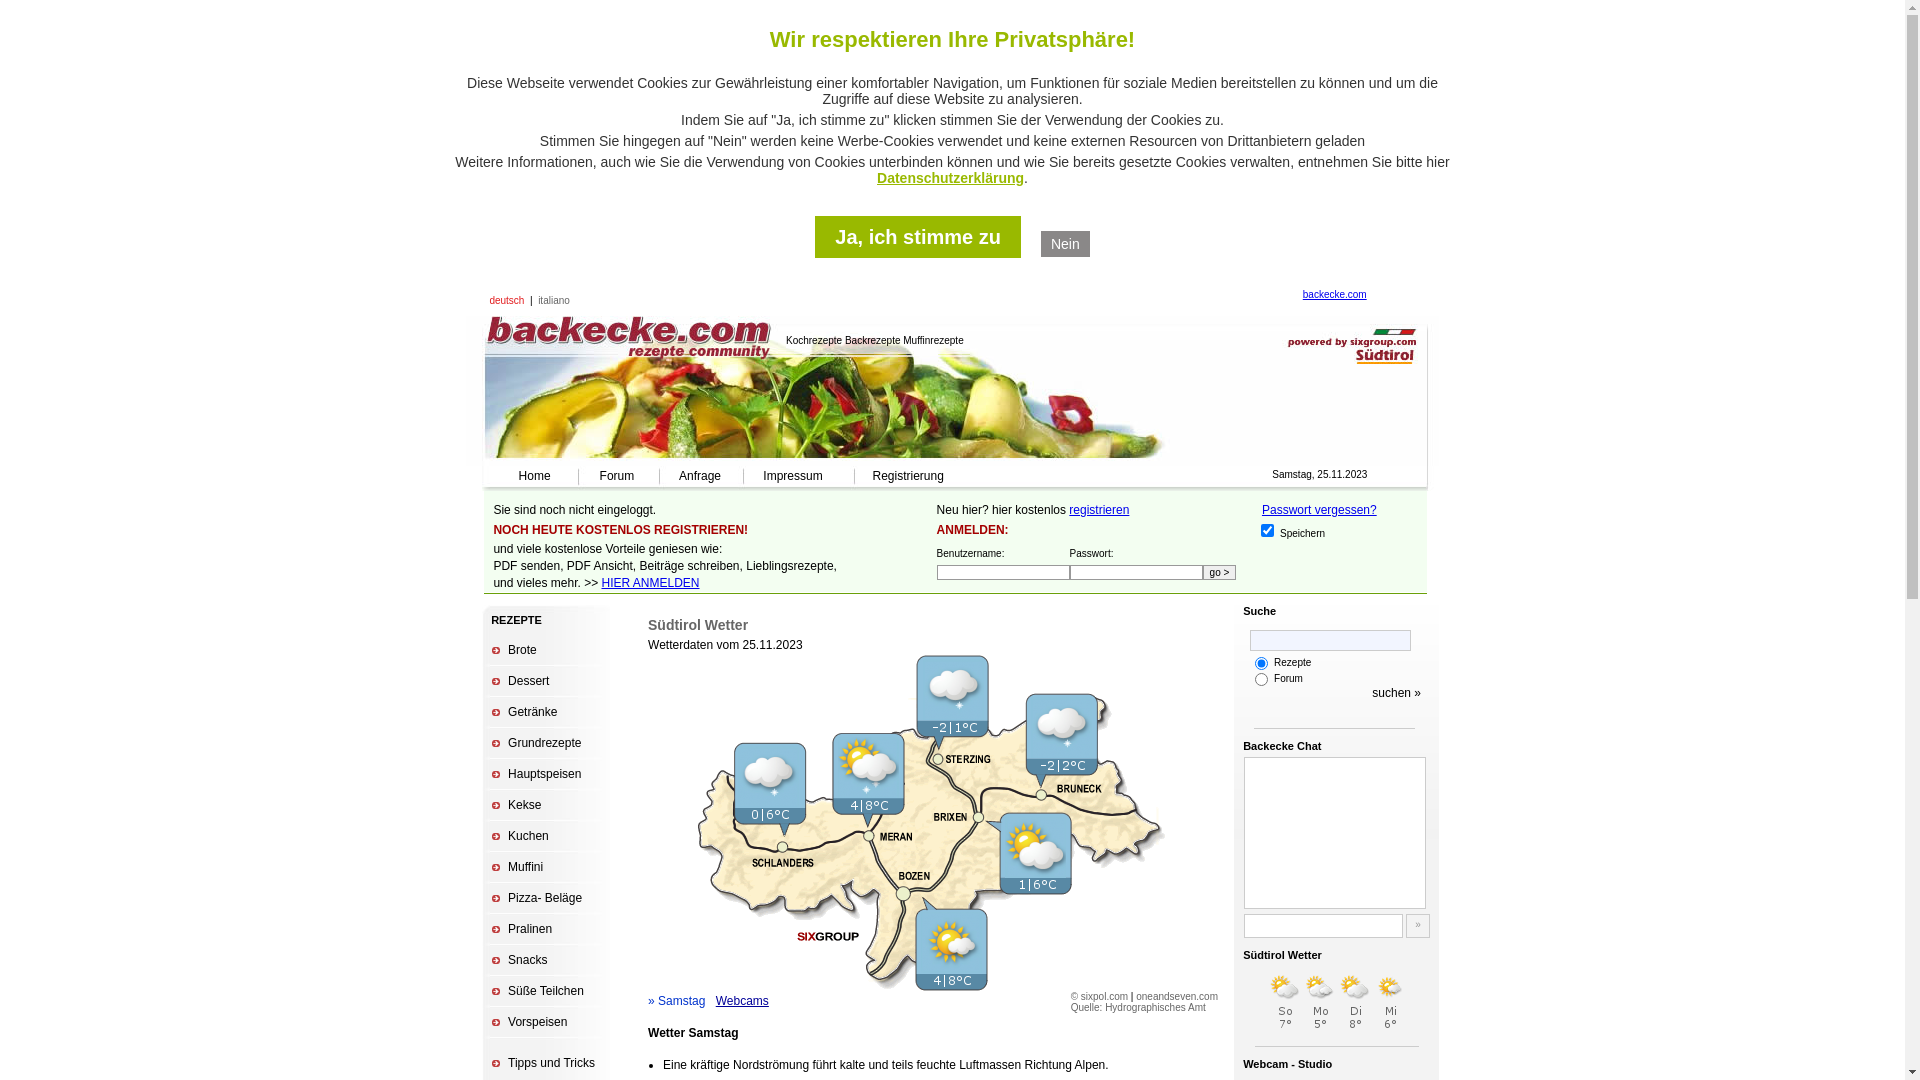  Describe the element at coordinates (508, 836) in the screenshot. I see `'Kuchen'` at that location.